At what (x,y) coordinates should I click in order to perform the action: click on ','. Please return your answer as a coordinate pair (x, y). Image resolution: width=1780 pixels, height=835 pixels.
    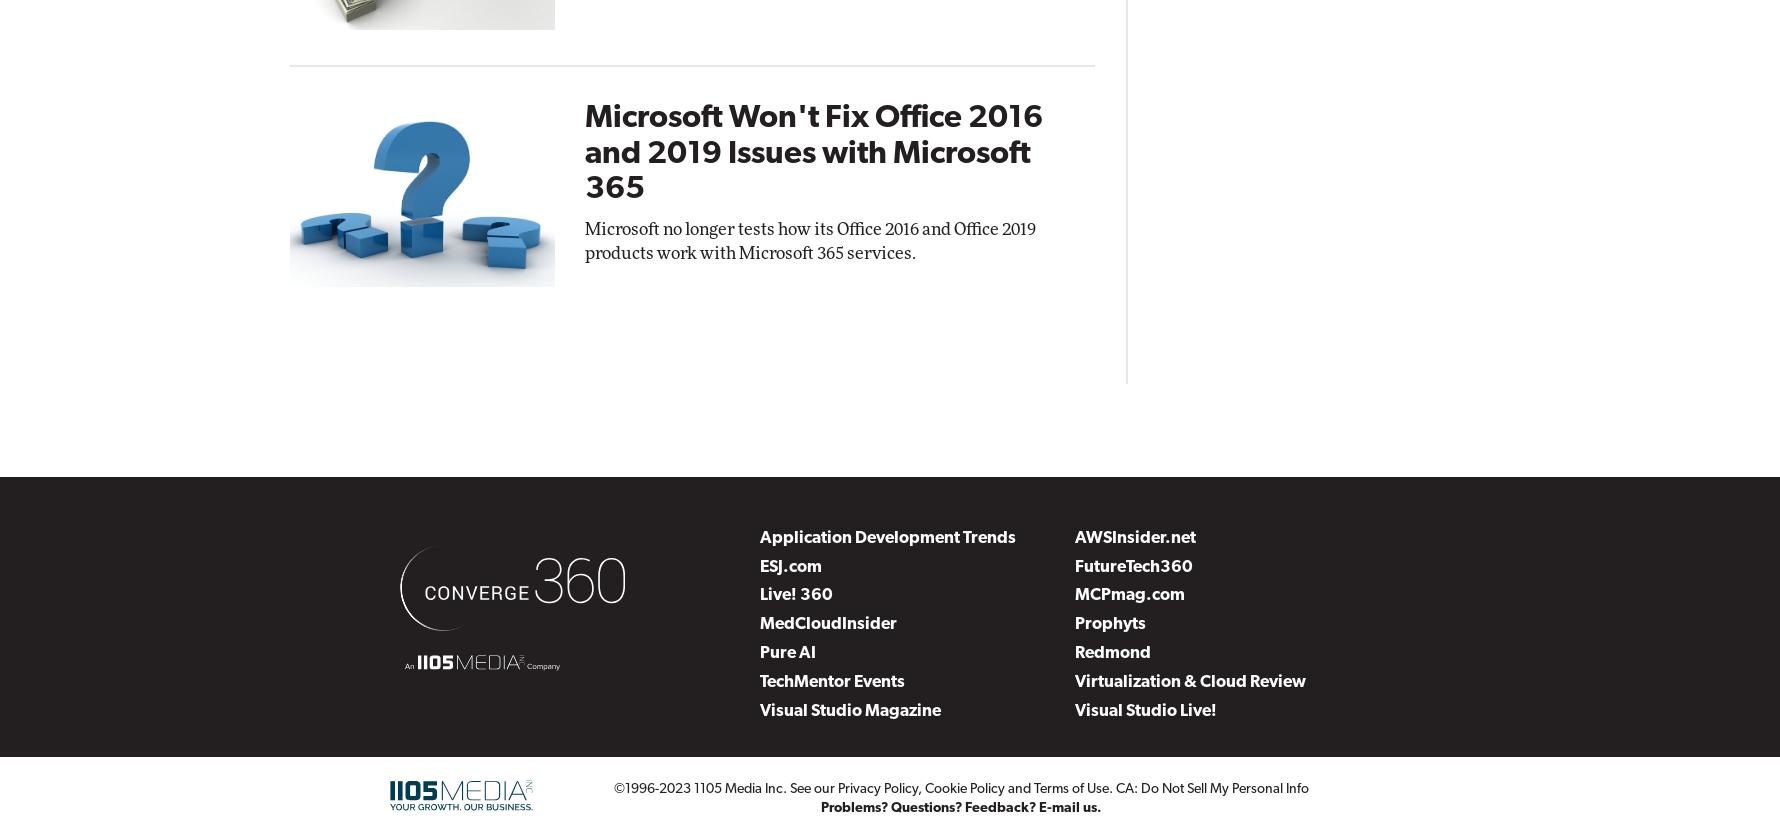
    Looking at the image, I should click on (921, 787).